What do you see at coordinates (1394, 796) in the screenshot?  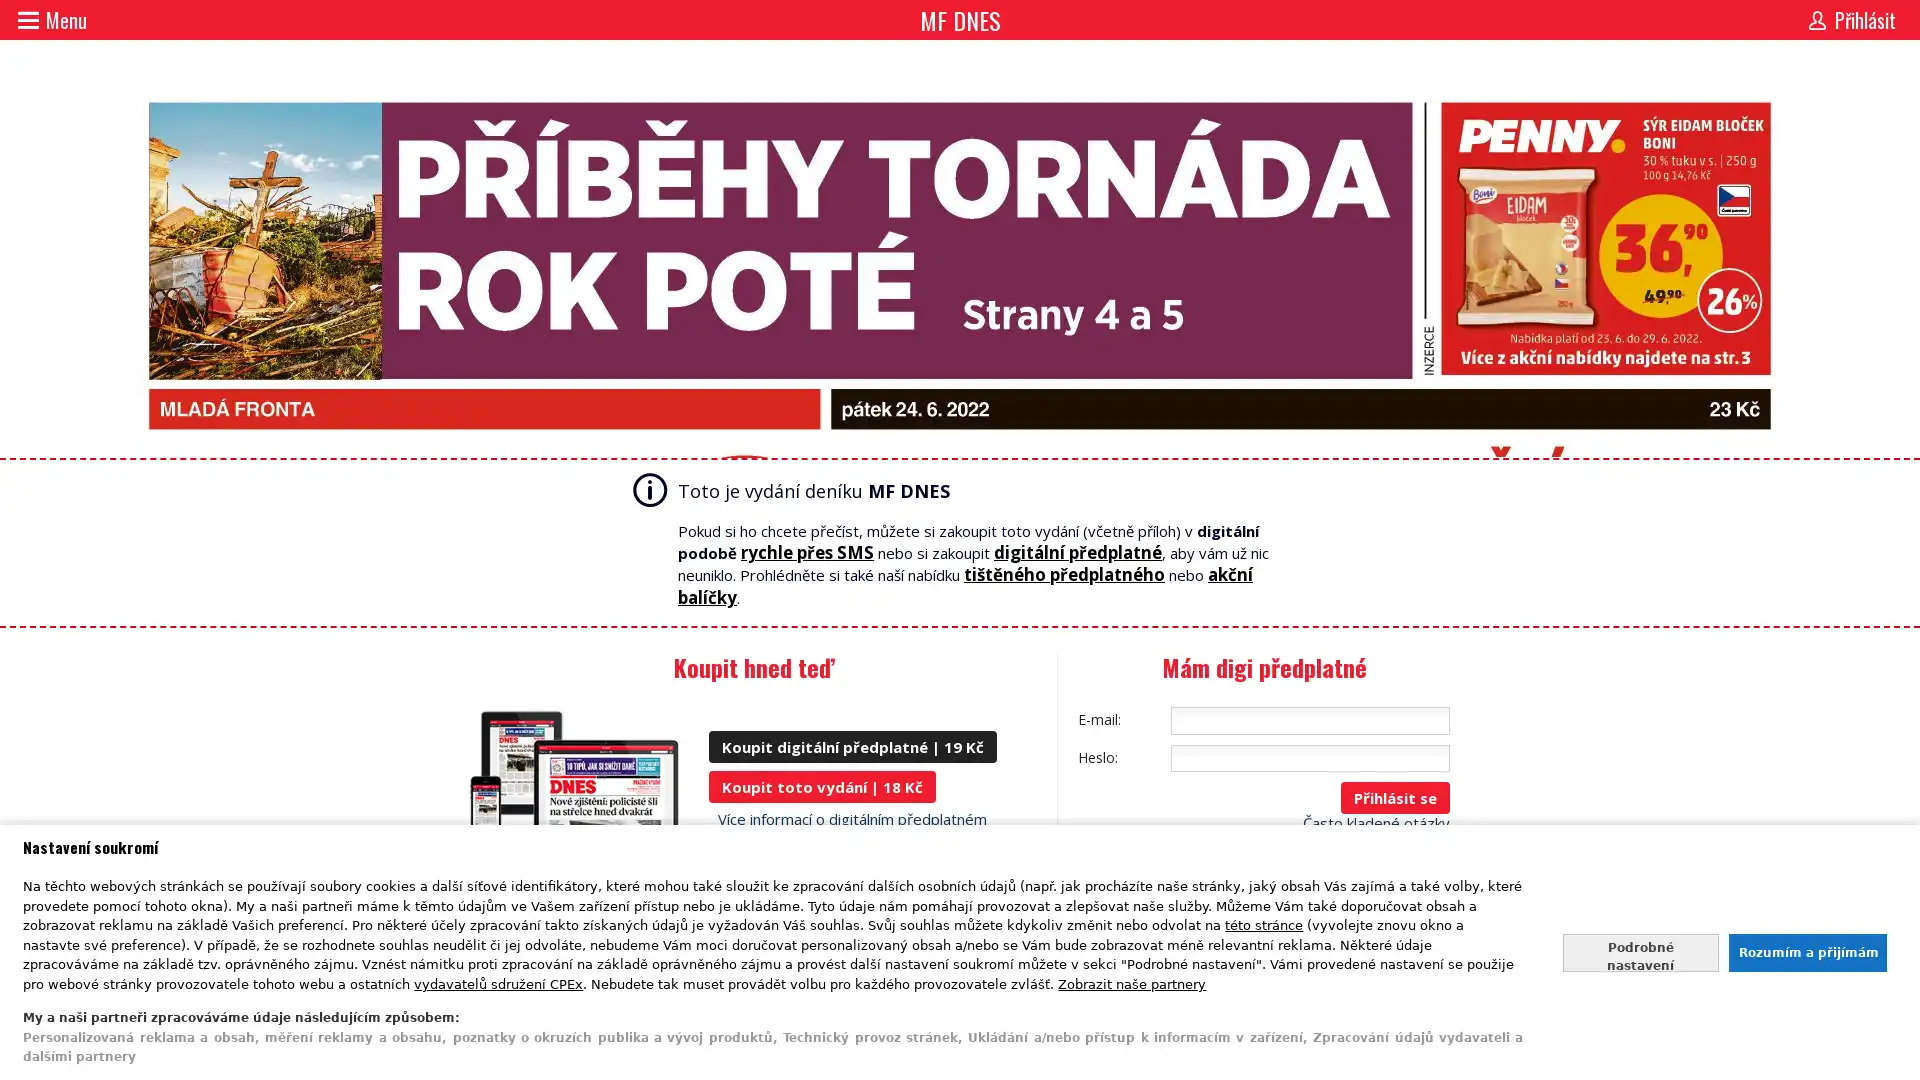 I see `Prihlasit se` at bounding box center [1394, 796].